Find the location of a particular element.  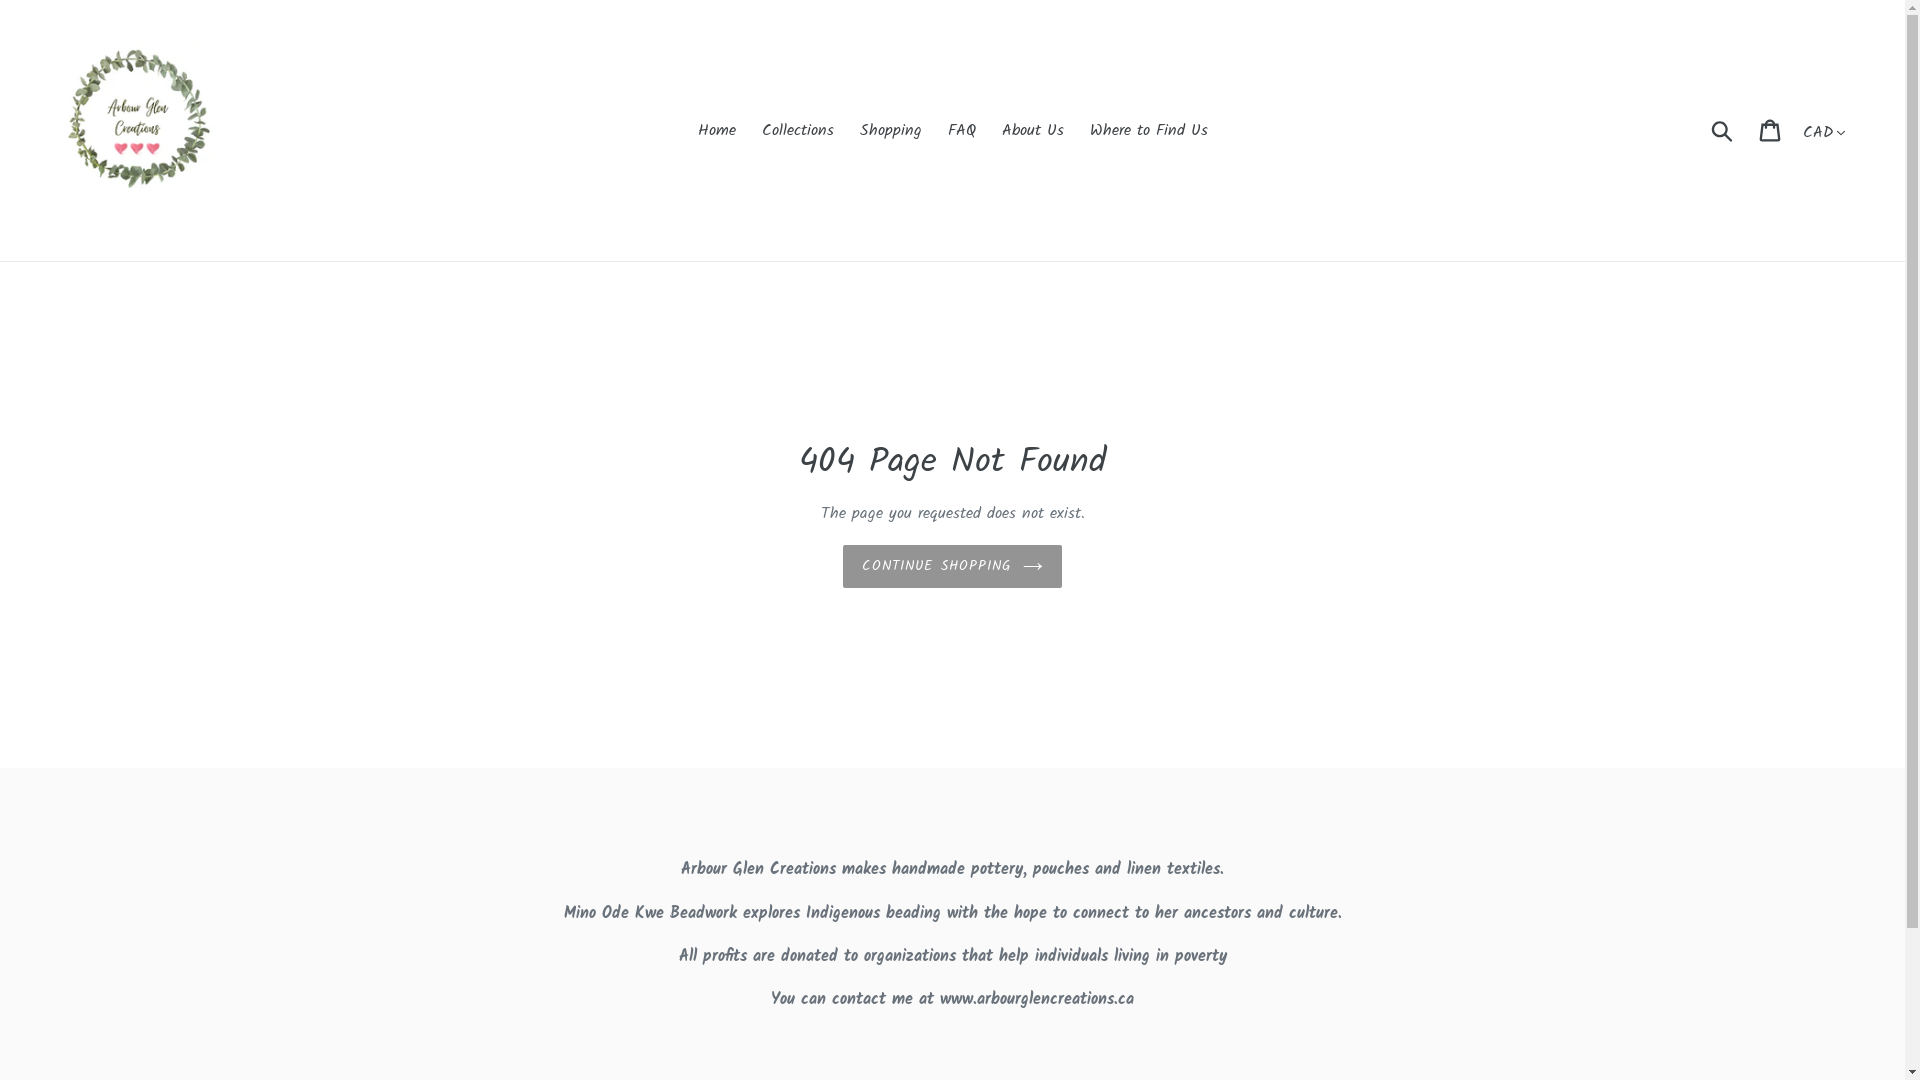

'CONTINUE SHOPPING' is located at coordinates (950, 566).